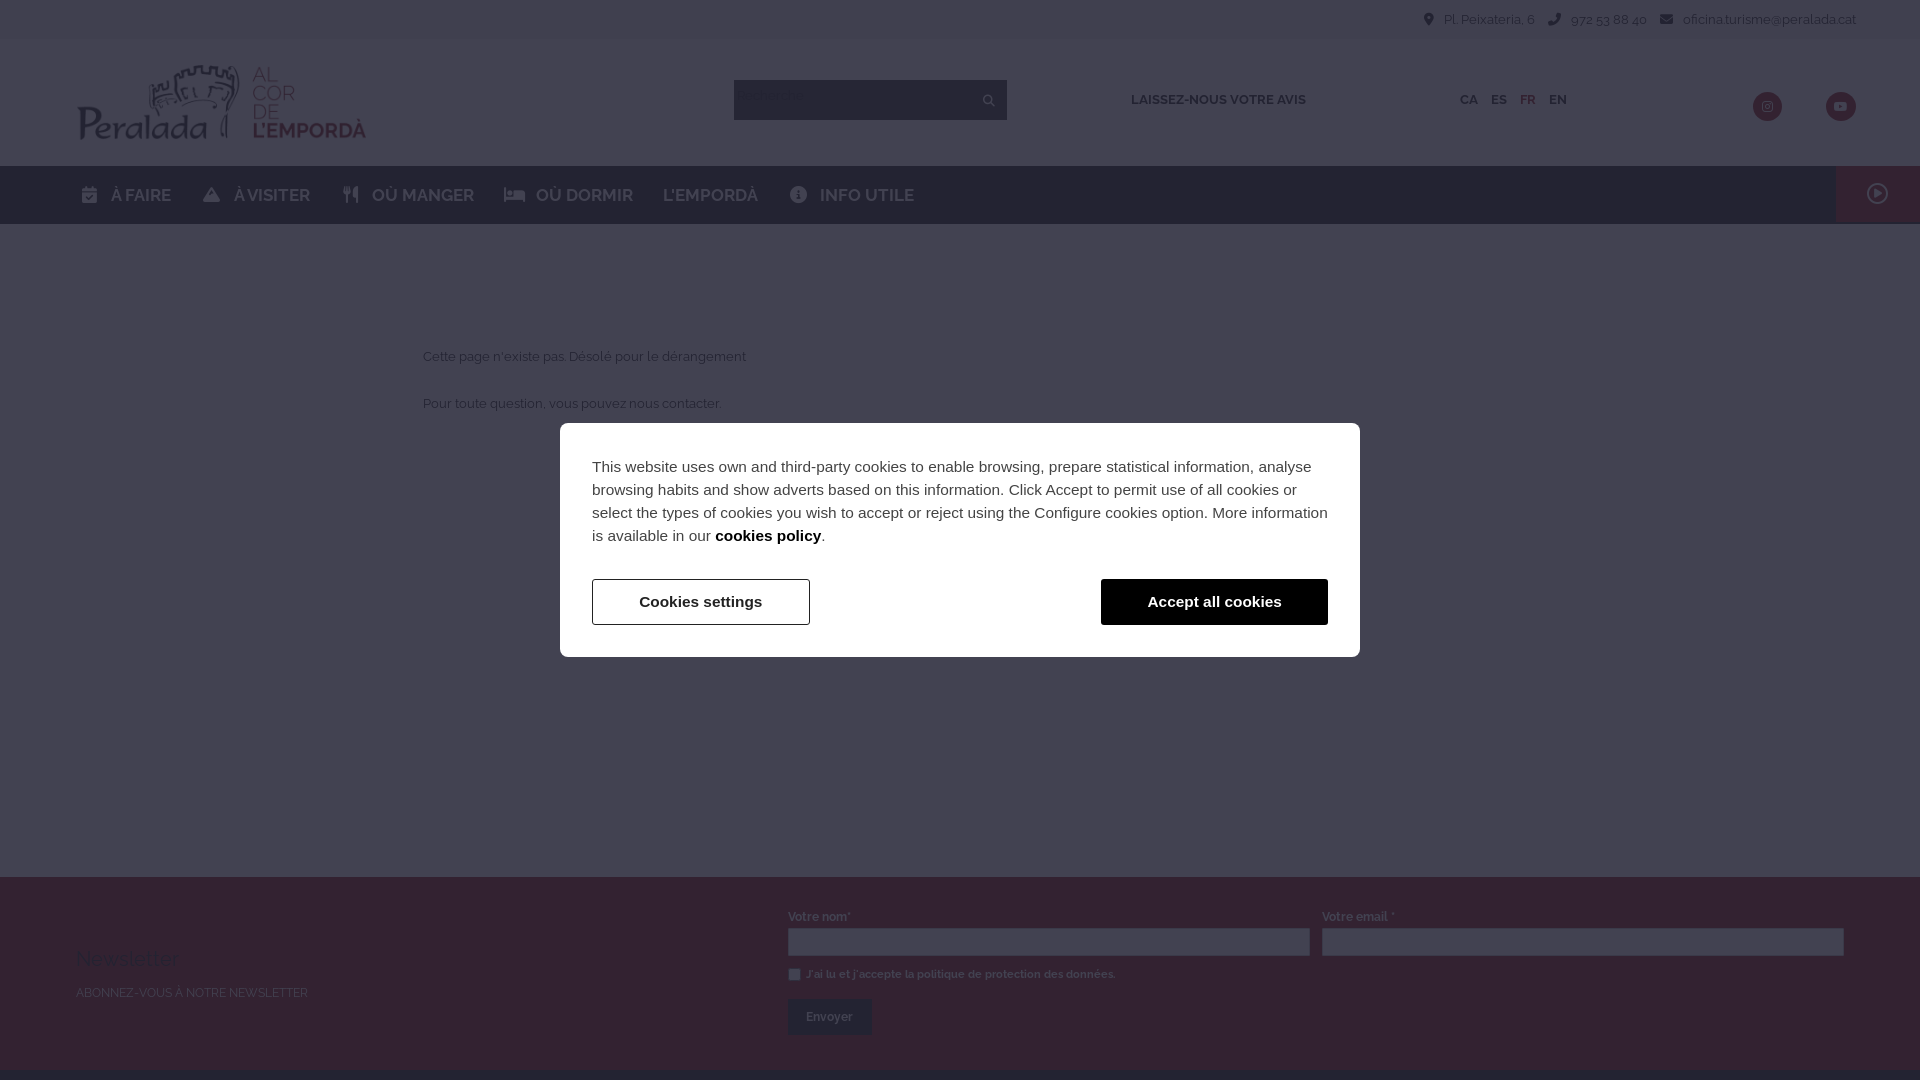 The image size is (1920, 1080). What do you see at coordinates (1526, 99) in the screenshot?
I see `'FR'` at bounding box center [1526, 99].